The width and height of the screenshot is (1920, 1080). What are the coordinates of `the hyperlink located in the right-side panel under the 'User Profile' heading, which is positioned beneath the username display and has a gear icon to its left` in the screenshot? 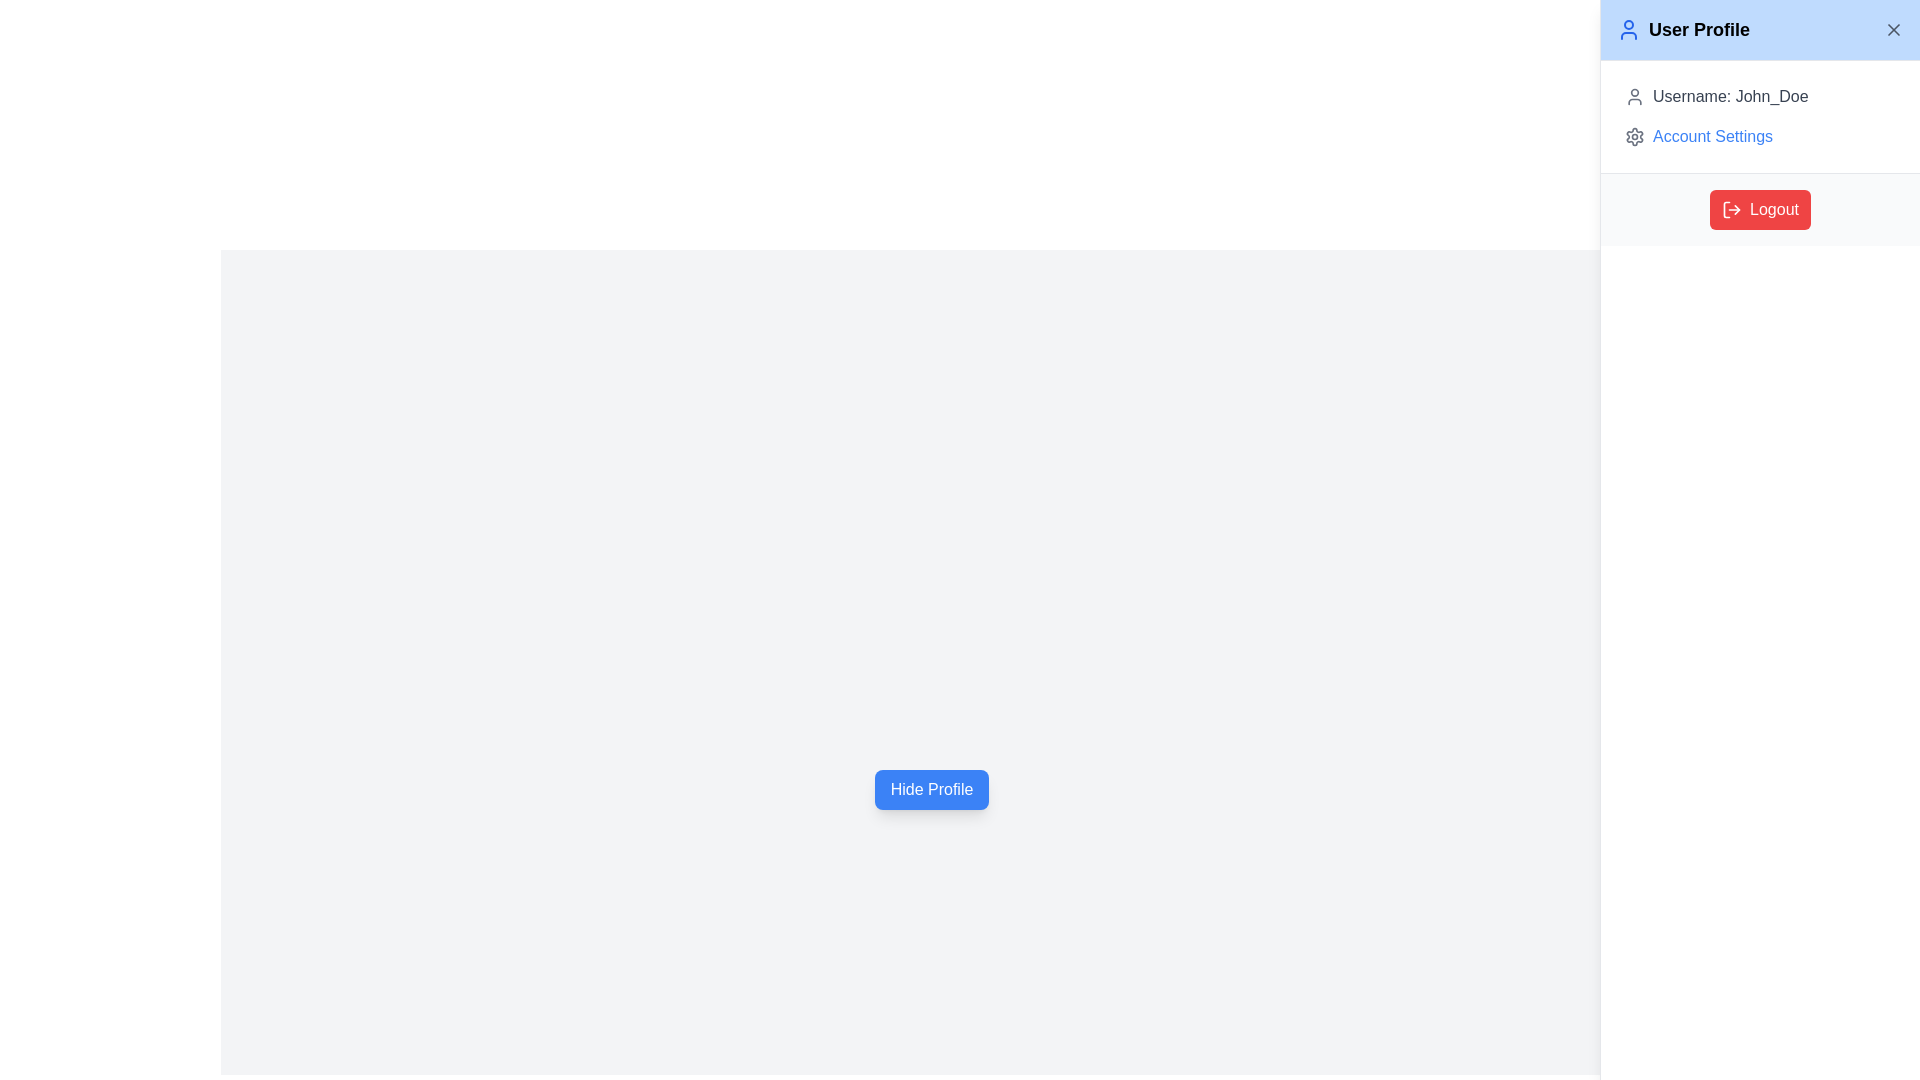 It's located at (1712, 136).